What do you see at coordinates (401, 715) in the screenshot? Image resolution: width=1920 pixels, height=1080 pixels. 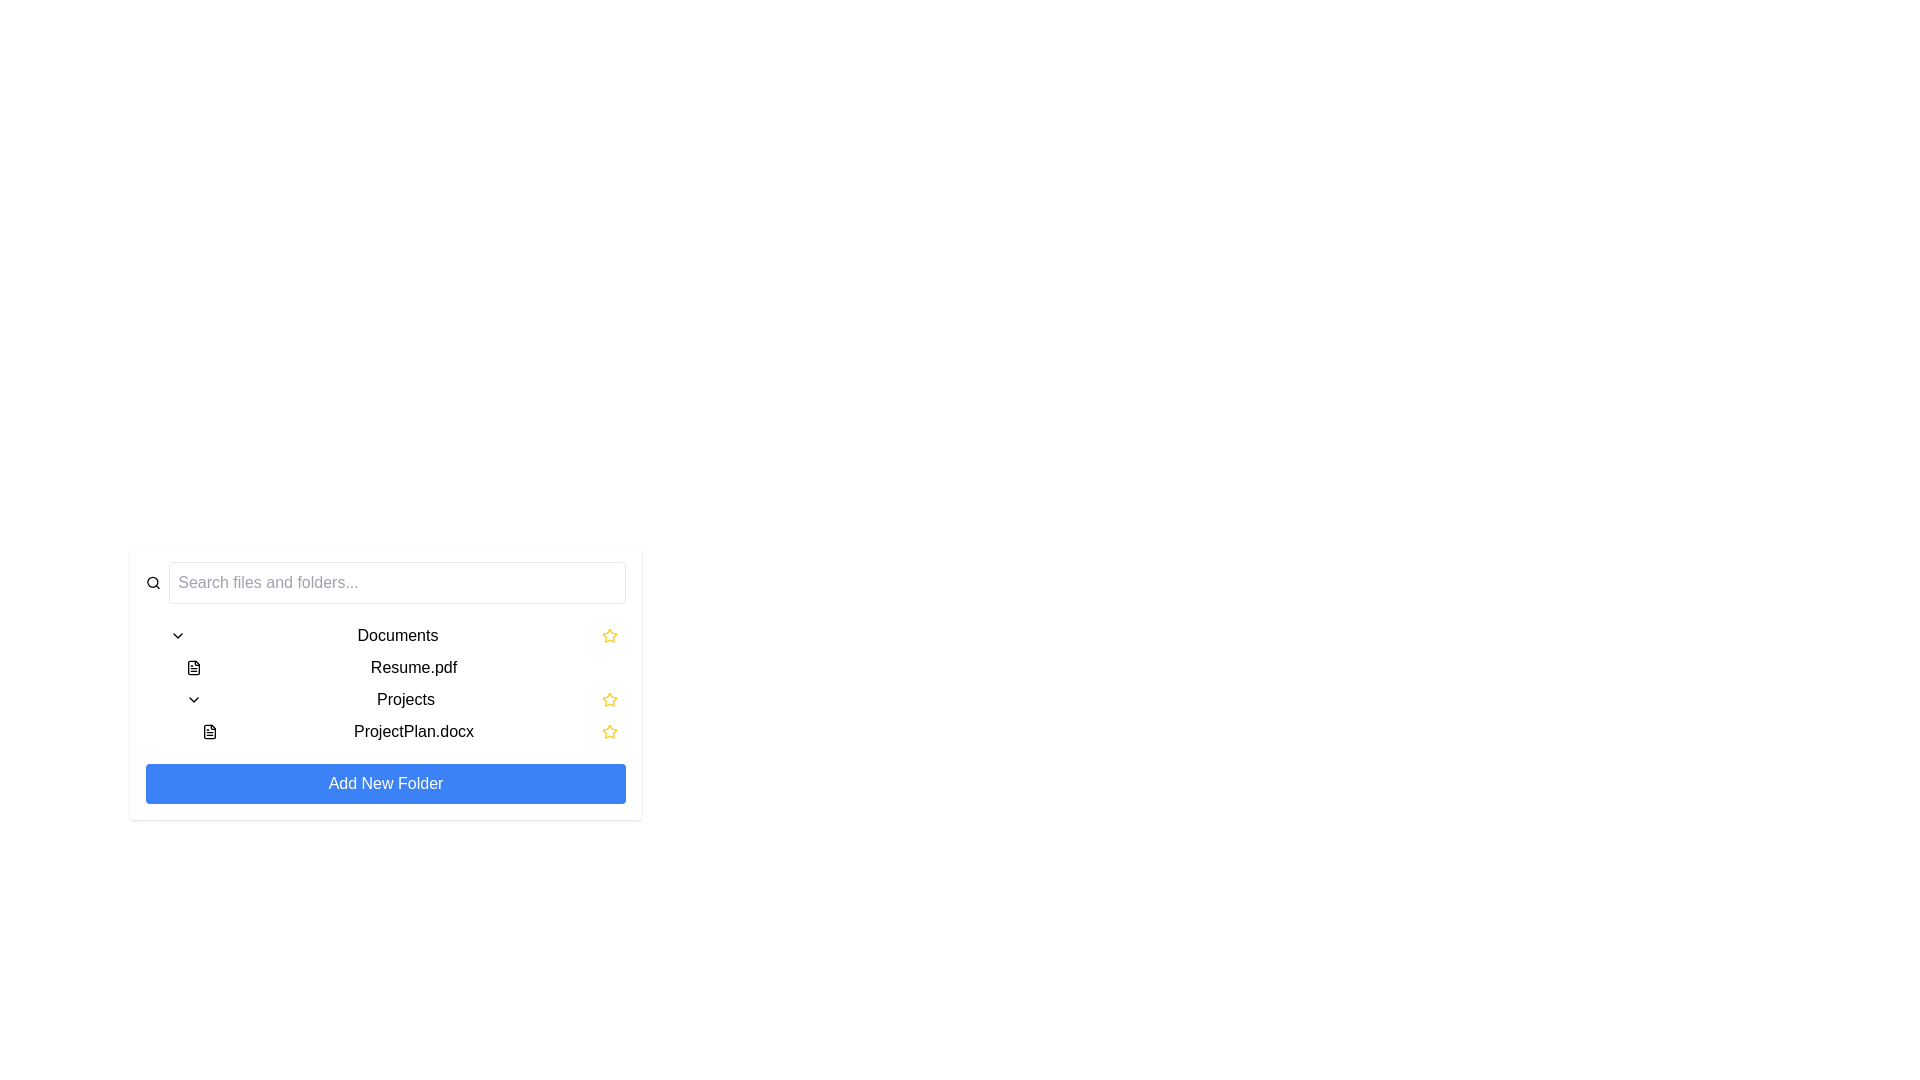 I see `the text label displaying the file name 'ProjectPlan.docx' within the 'Projects' folder in the file navigation interface` at bounding box center [401, 715].